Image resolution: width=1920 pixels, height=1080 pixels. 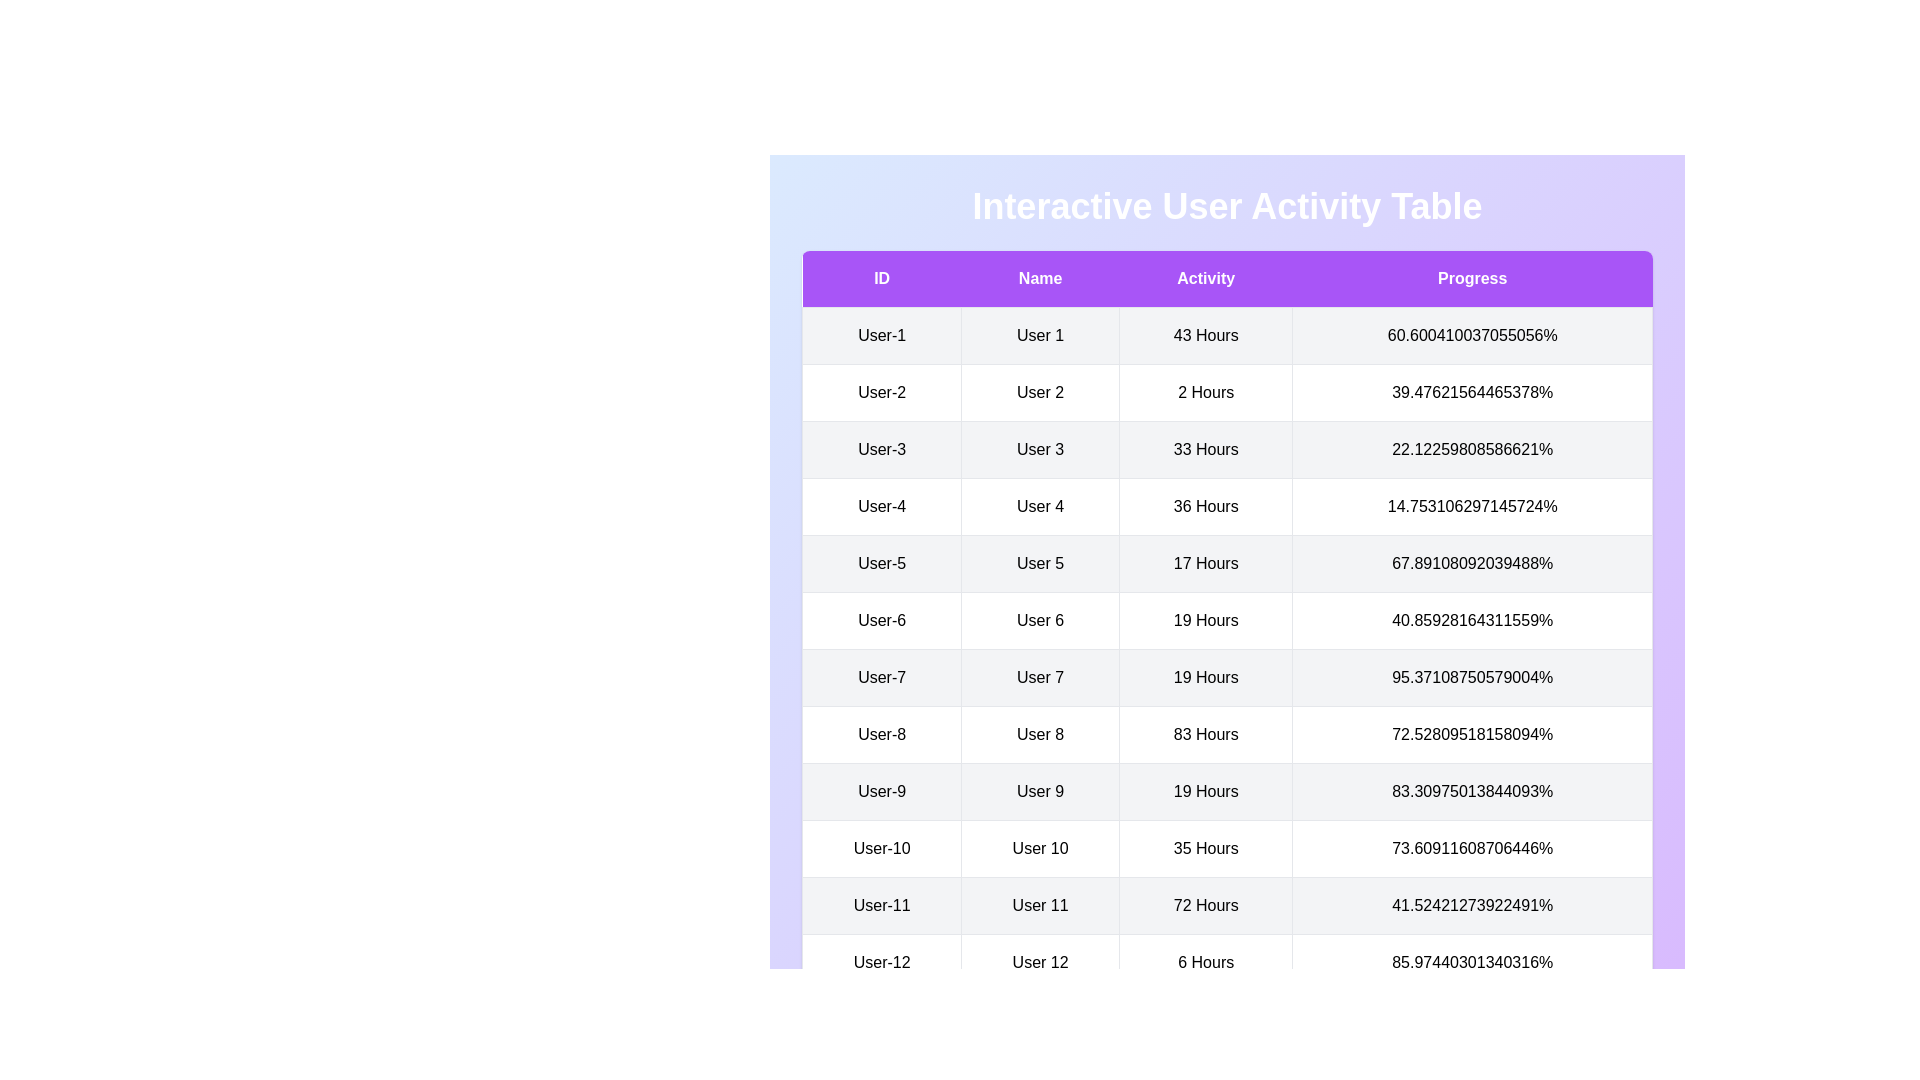 What do you see at coordinates (881, 279) in the screenshot?
I see `the header labeled 'ID' to sort the respective column` at bounding box center [881, 279].